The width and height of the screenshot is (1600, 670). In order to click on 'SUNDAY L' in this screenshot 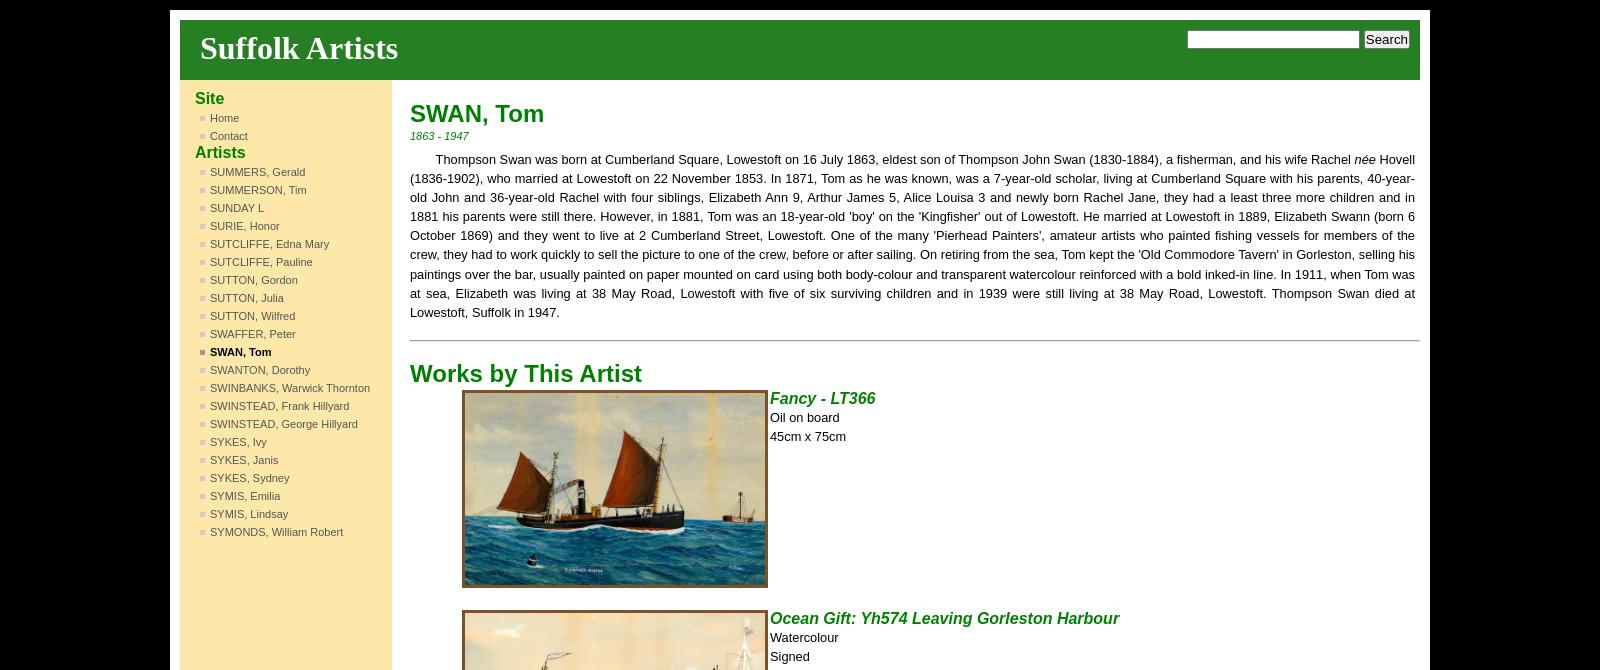, I will do `click(236, 206)`.